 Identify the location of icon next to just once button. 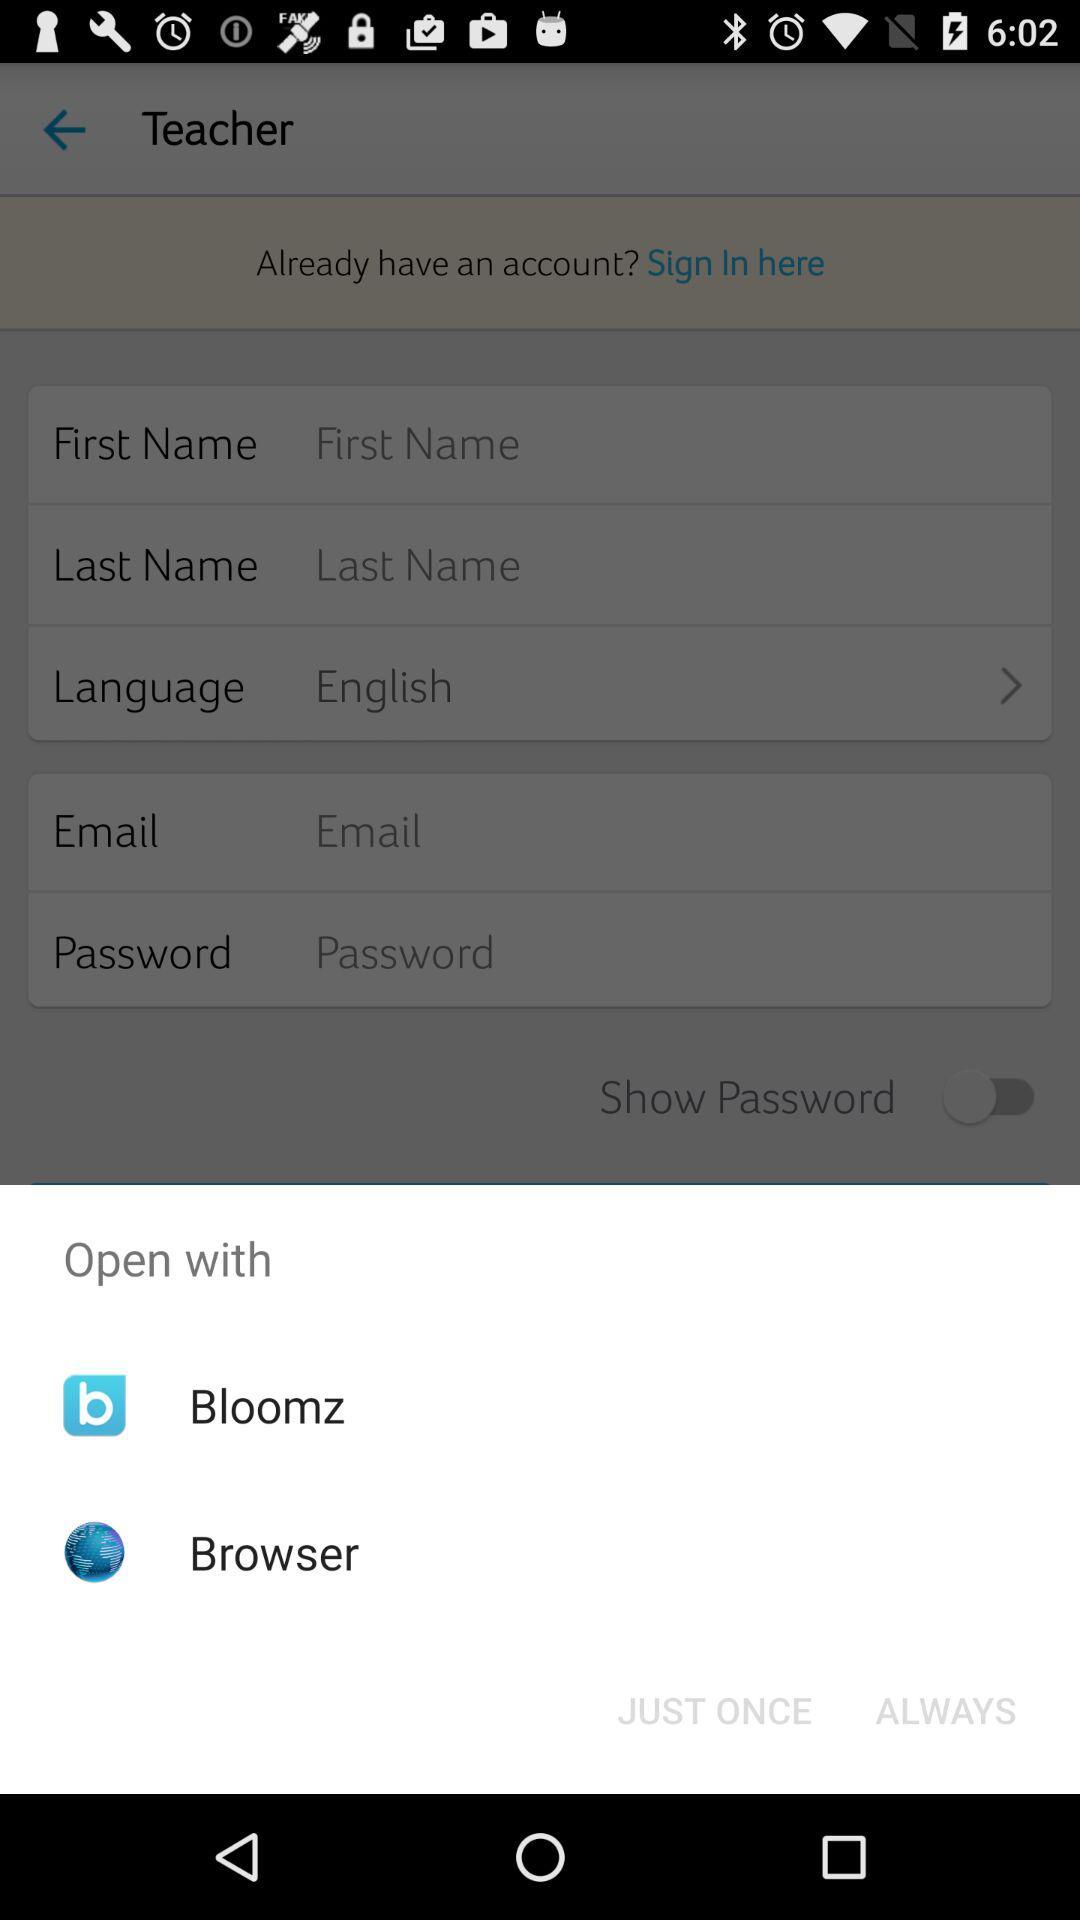
(945, 1708).